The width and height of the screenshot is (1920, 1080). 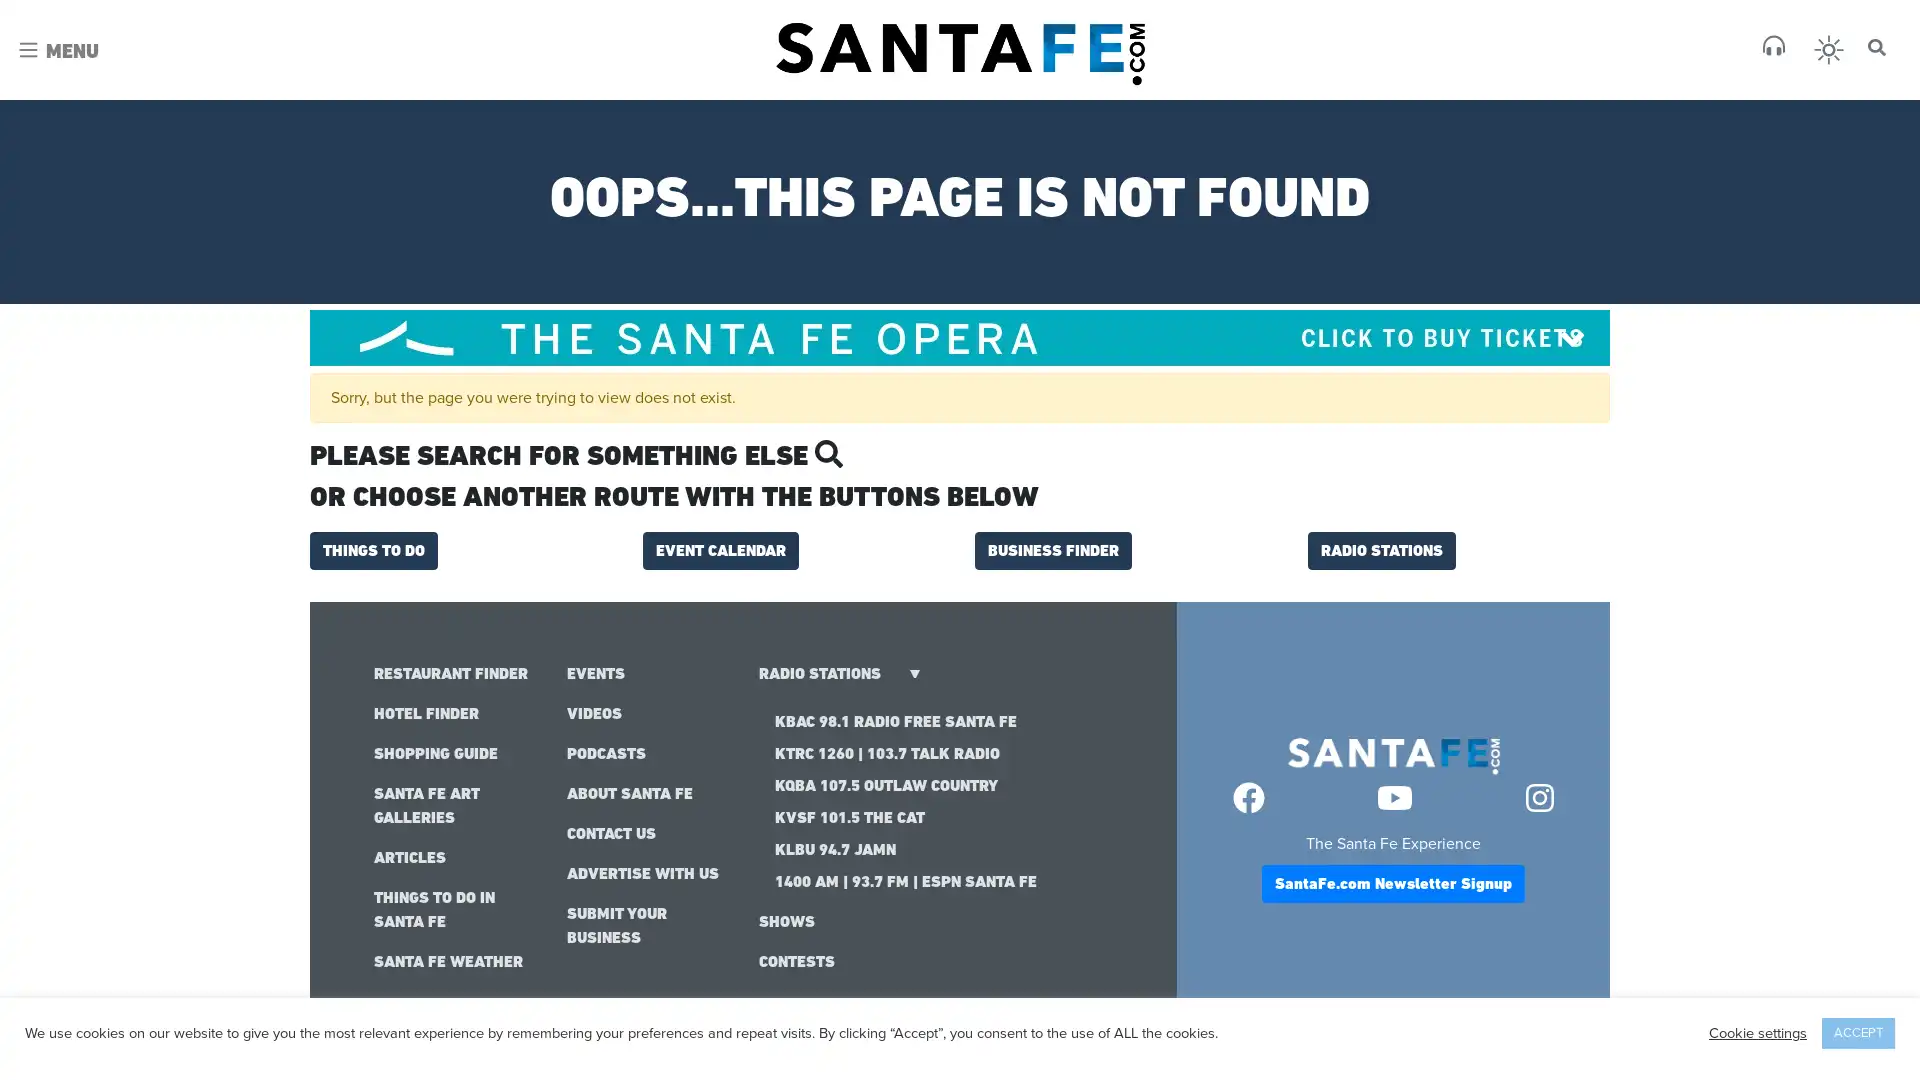 What do you see at coordinates (1391, 882) in the screenshot?
I see `SantaFe.com Newsletter Signup` at bounding box center [1391, 882].